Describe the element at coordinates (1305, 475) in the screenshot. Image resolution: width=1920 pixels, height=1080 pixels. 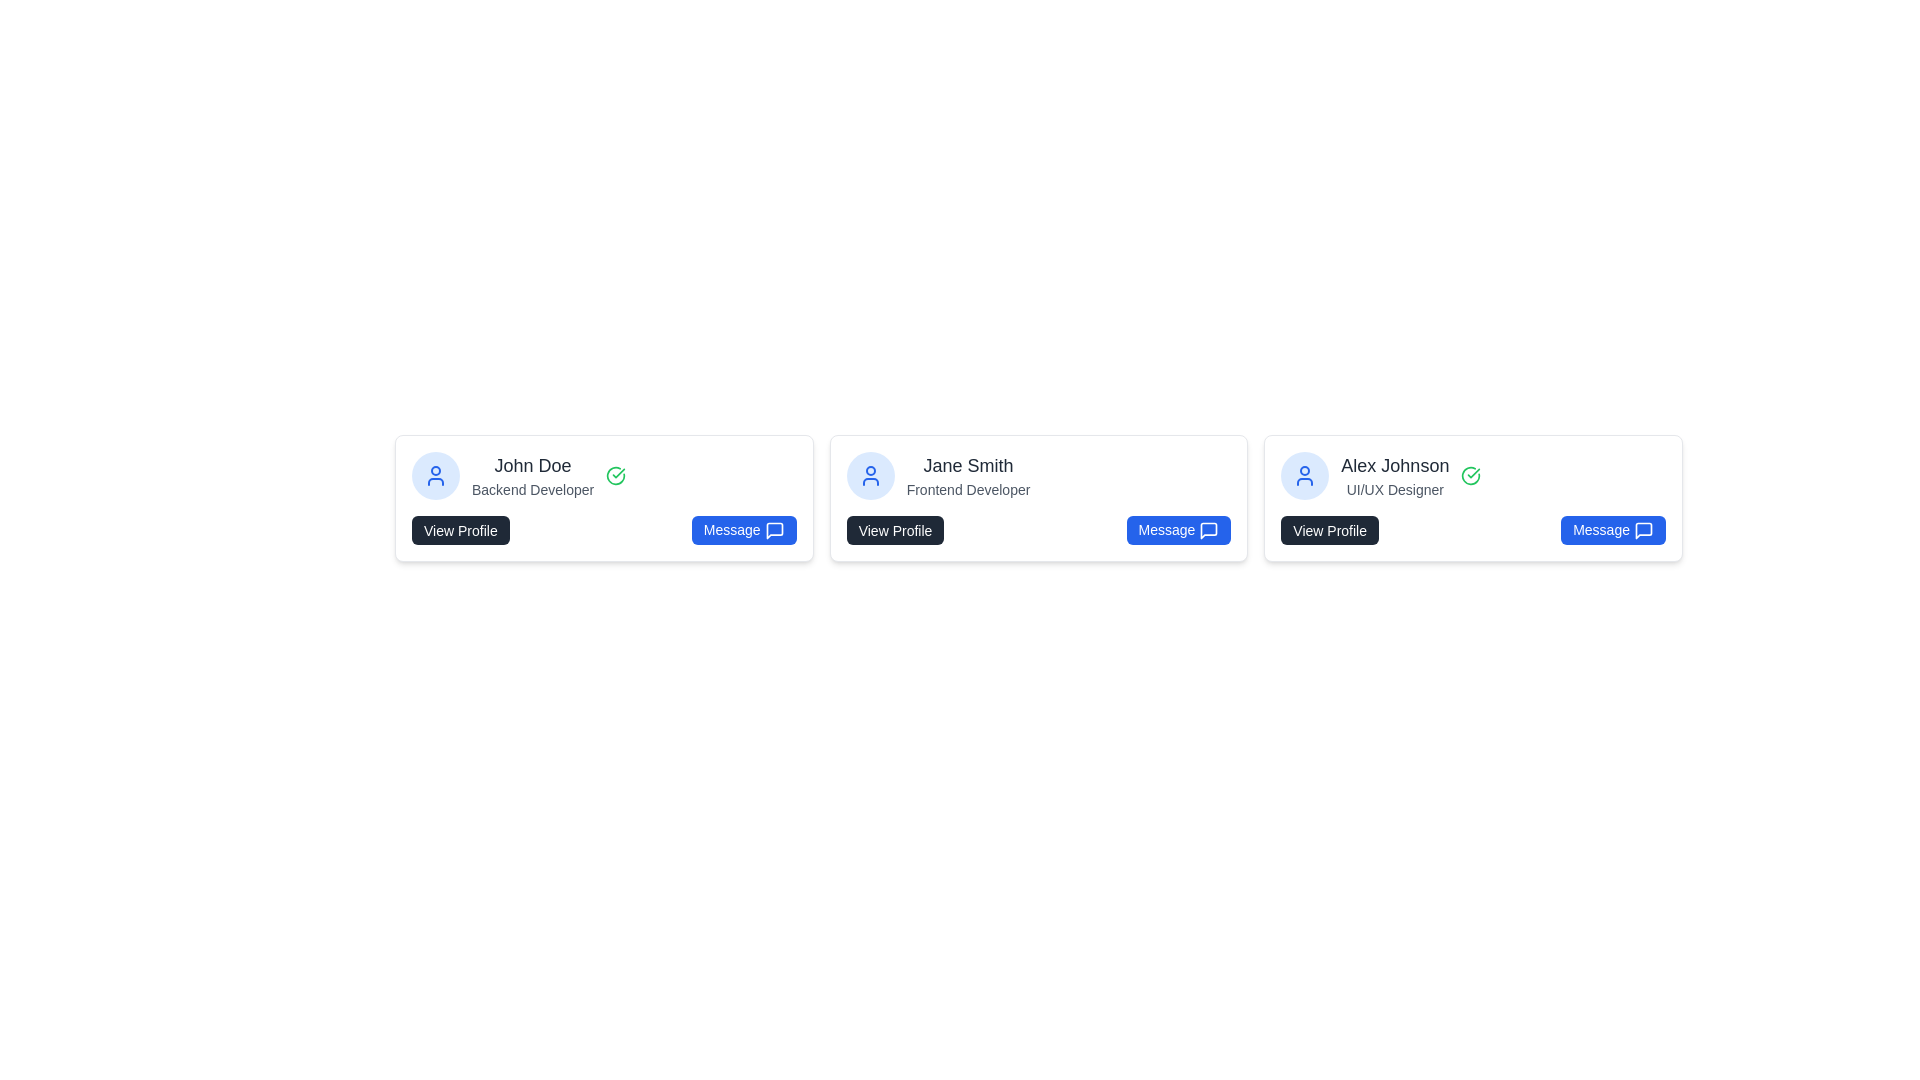
I see `the user silhouette icon in Alex Johnson's profile card, which is styled with a blue color scheme and is located in the top-left corner of the circular background` at that location.